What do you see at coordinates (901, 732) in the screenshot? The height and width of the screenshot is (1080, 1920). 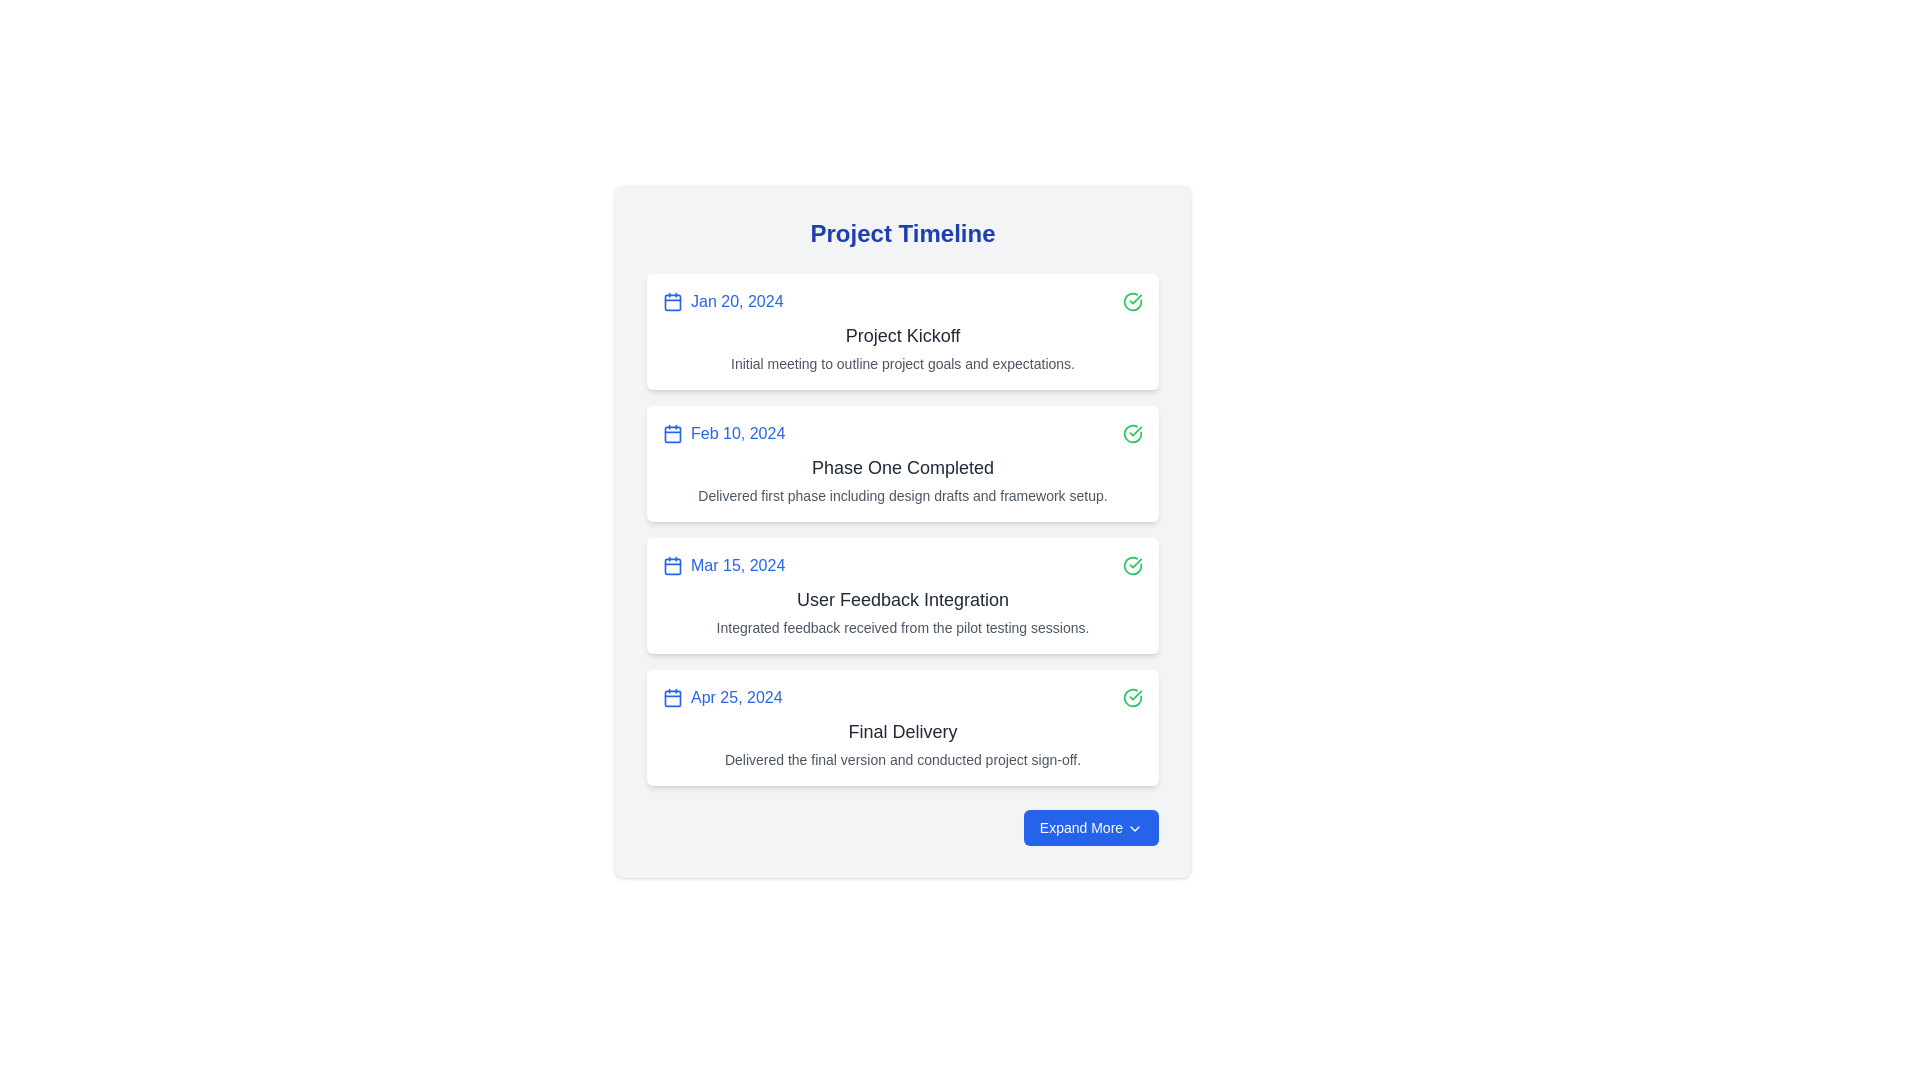 I see `text contents of the static text component displaying 'Final Delivery', which is styled in bold dark gray and located beneath the date 'Apr 25, 2024'` at bounding box center [901, 732].